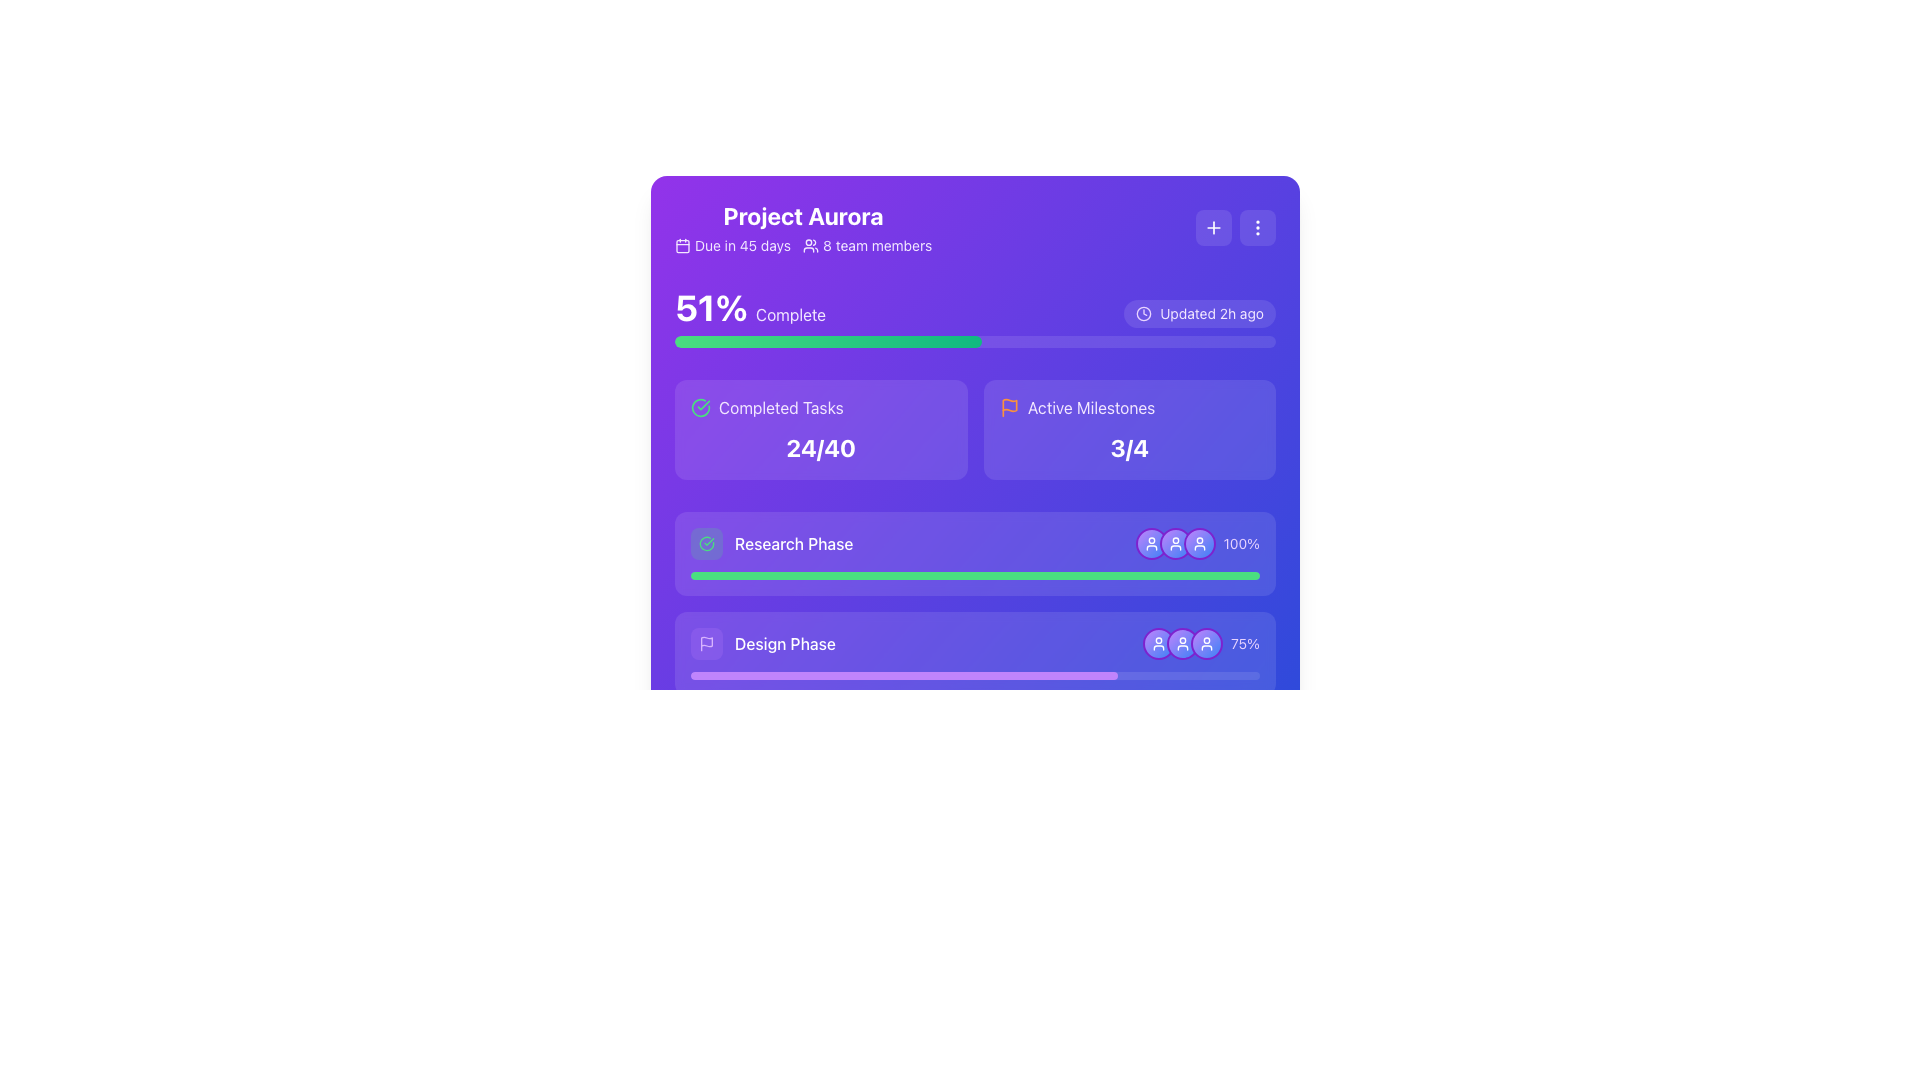 This screenshot has height=1080, width=1920. What do you see at coordinates (1199, 543) in the screenshot?
I see `the third circular user icon with a gradient background and a white user symbol` at bounding box center [1199, 543].